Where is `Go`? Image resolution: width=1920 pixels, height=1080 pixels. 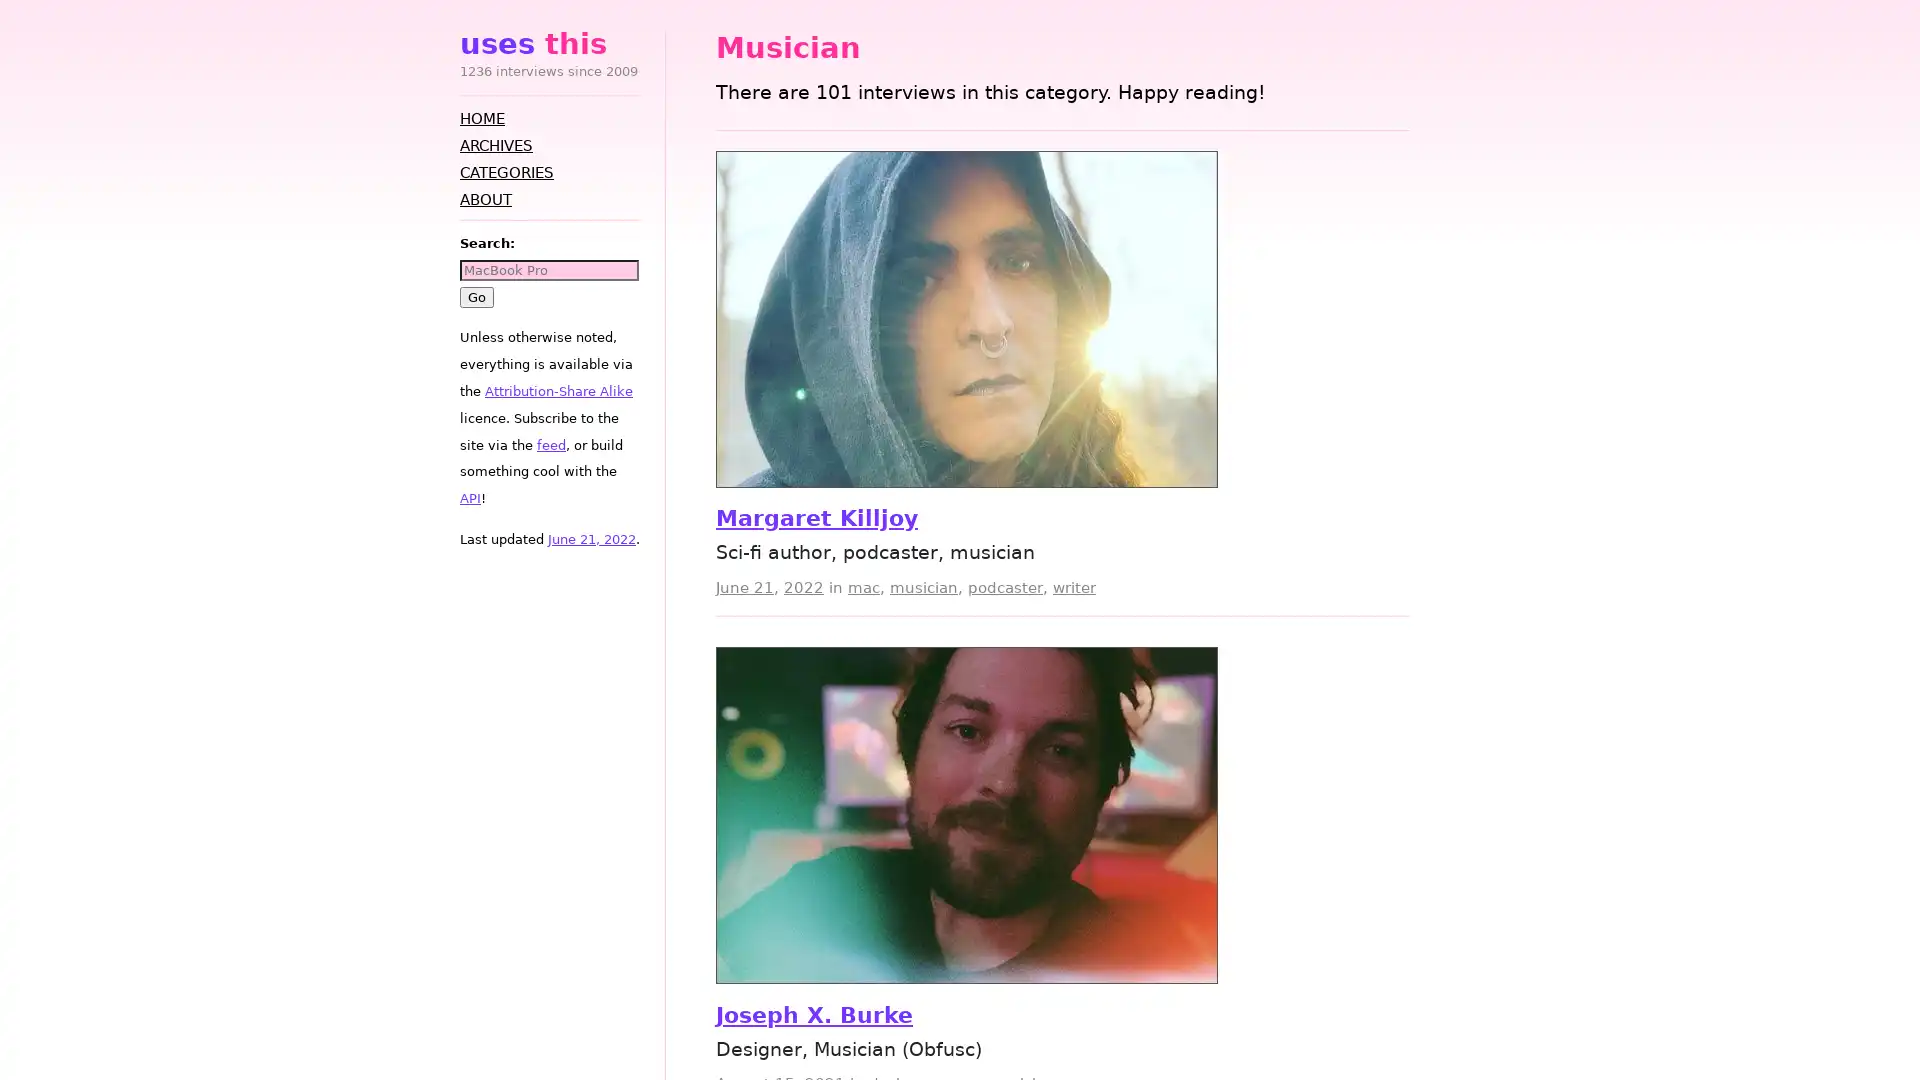 Go is located at coordinates (475, 296).